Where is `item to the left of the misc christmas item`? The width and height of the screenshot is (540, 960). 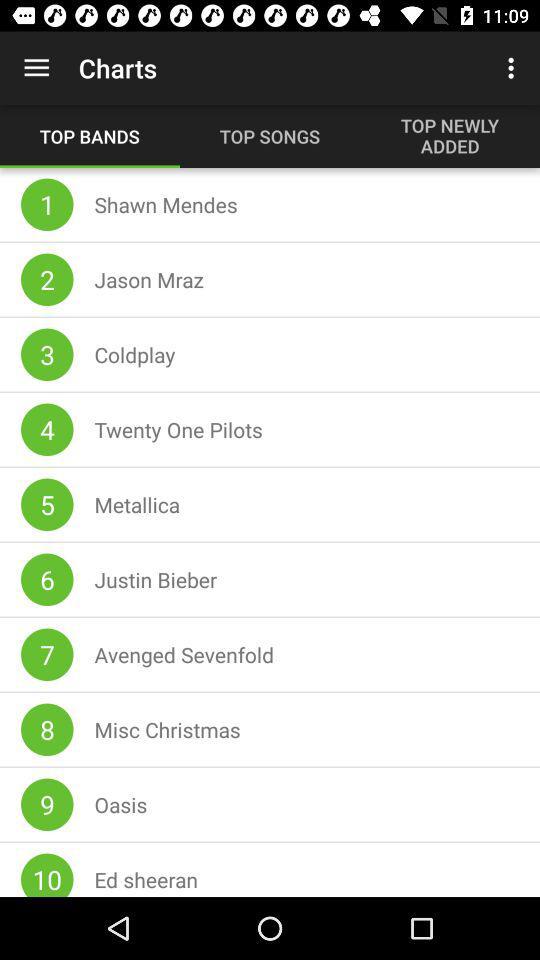
item to the left of the misc christmas item is located at coordinates (47, 728).